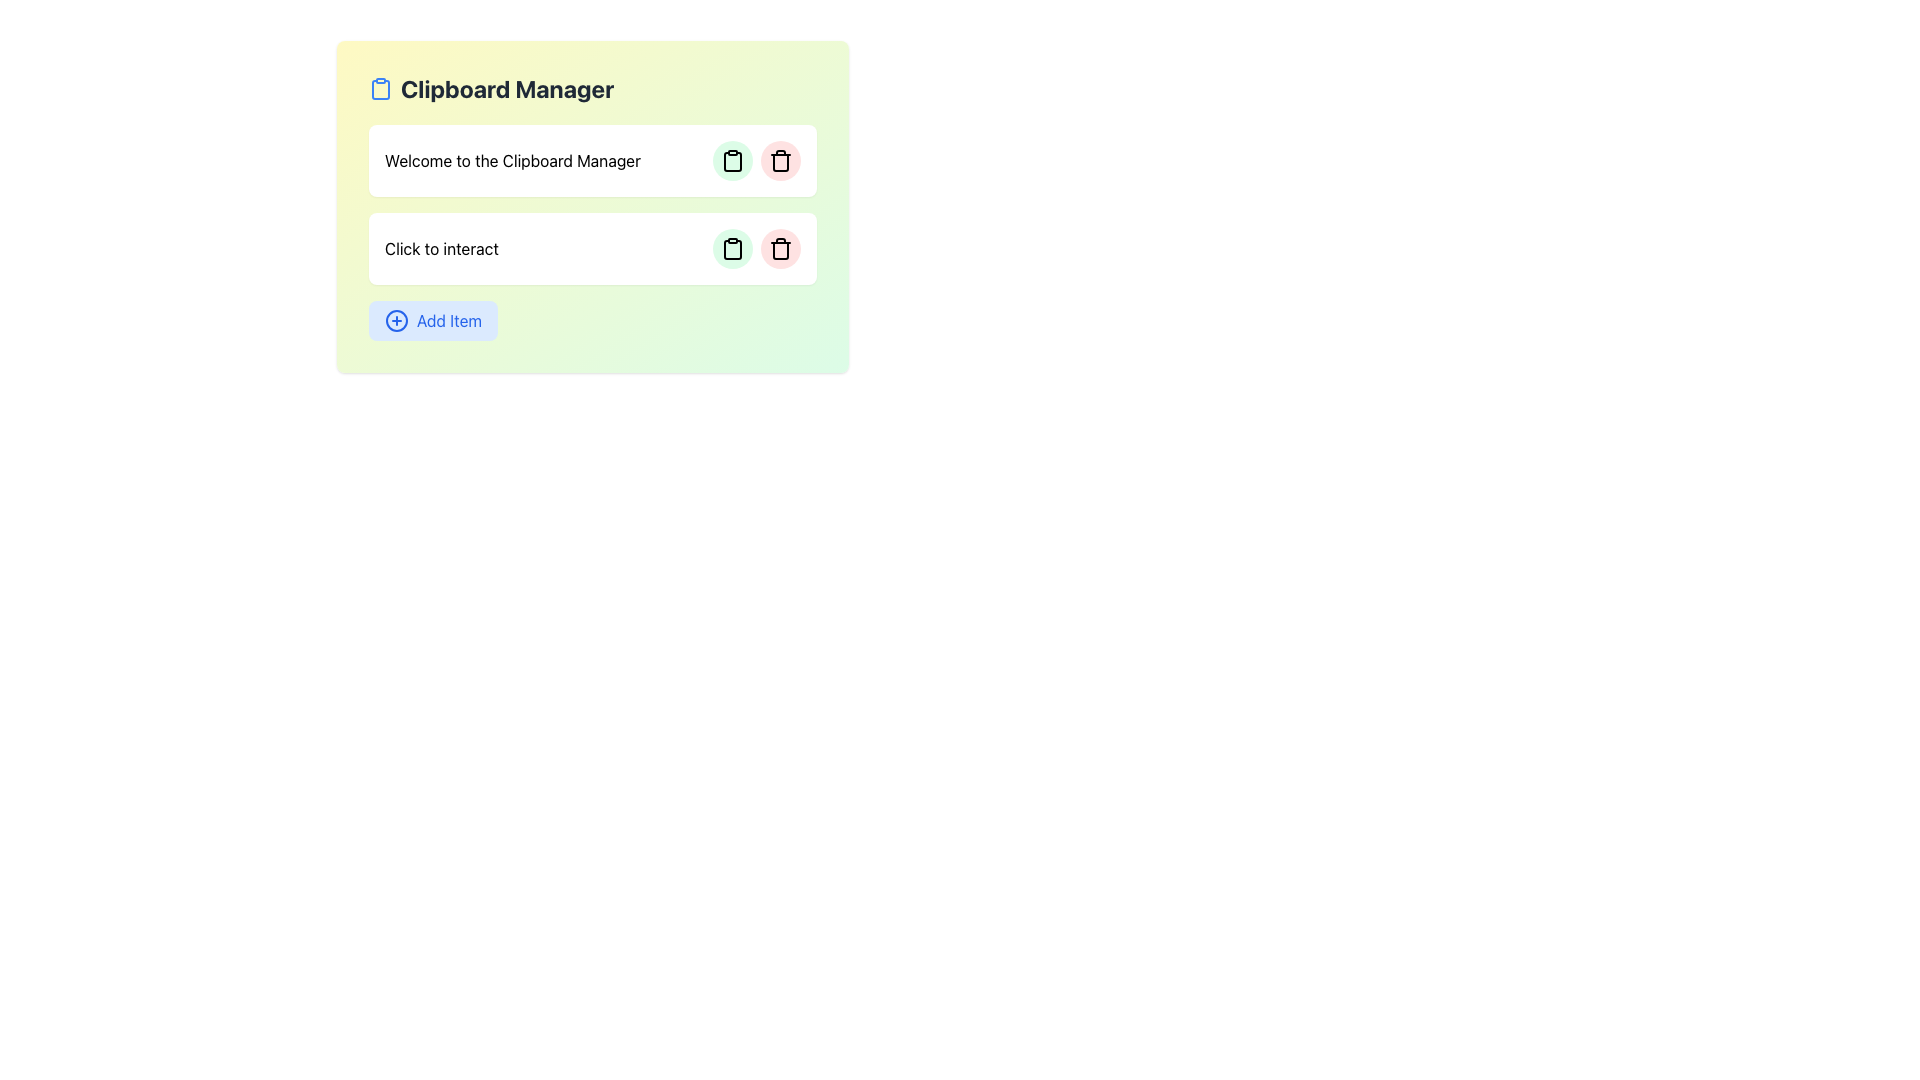  Describe the element at coordinates (380, 88) in the screenshot. I see `the clipboard icon located in the top-left section of the interface, which is positioned directly to the left of the text 'Clipboard Manager'` at that location.